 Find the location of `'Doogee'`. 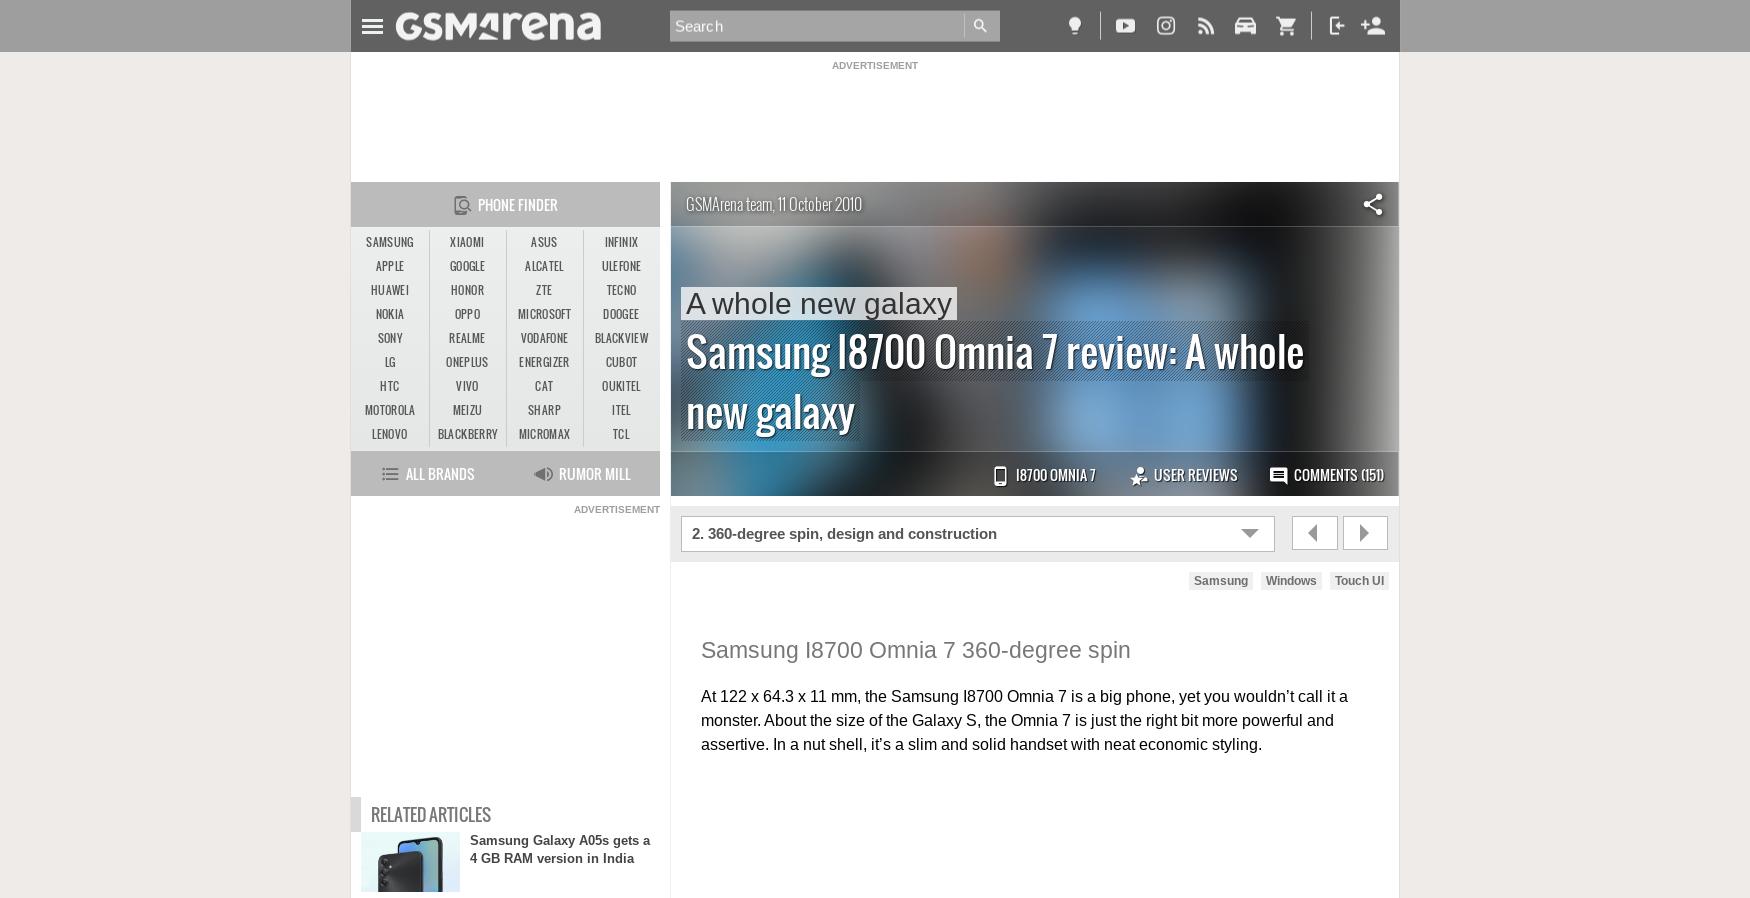

'Doogee' is located at coordinates (621, 314).